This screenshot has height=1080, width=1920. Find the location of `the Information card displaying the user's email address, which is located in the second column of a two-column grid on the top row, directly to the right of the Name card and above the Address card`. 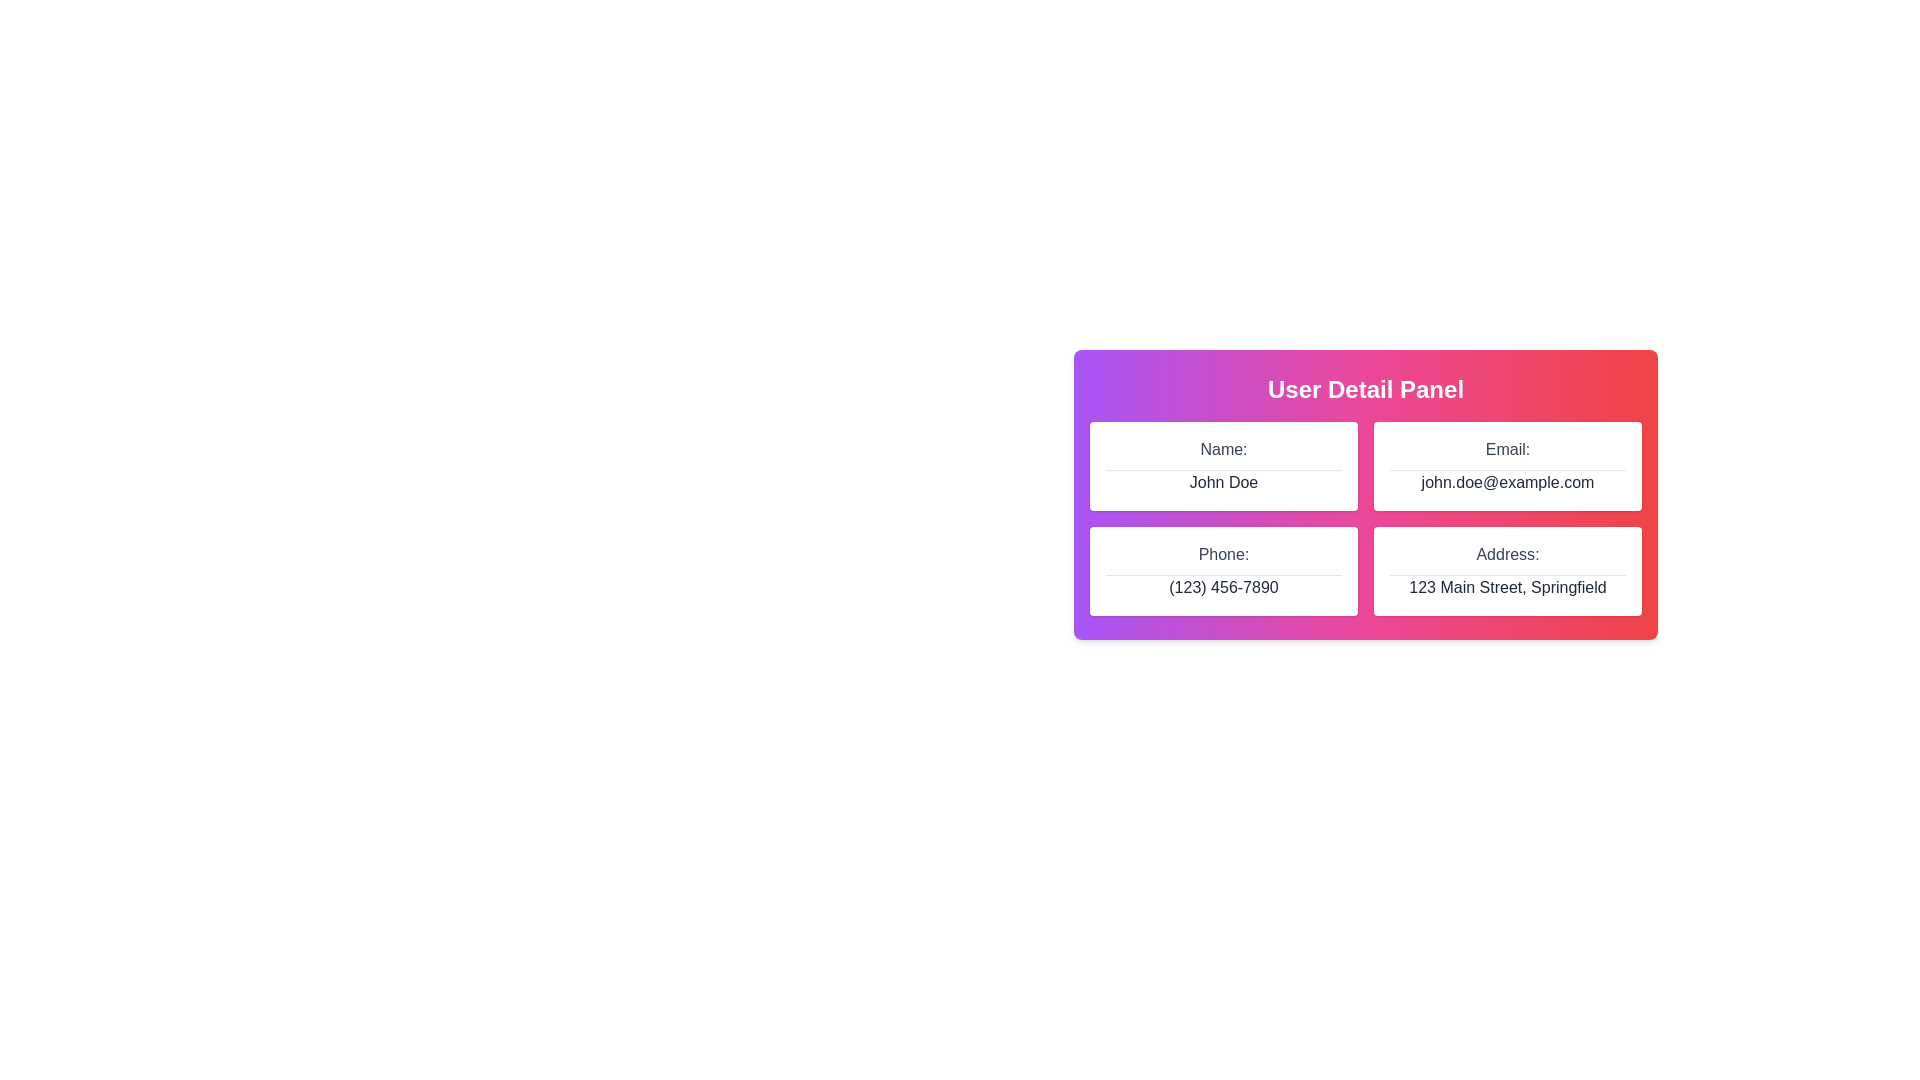

the Information card displaying the user's email address, which is located in the second column of a two-column grid on the top row, directly to the right of the Name card and above the Address card is located at coordinates (1507, 466).